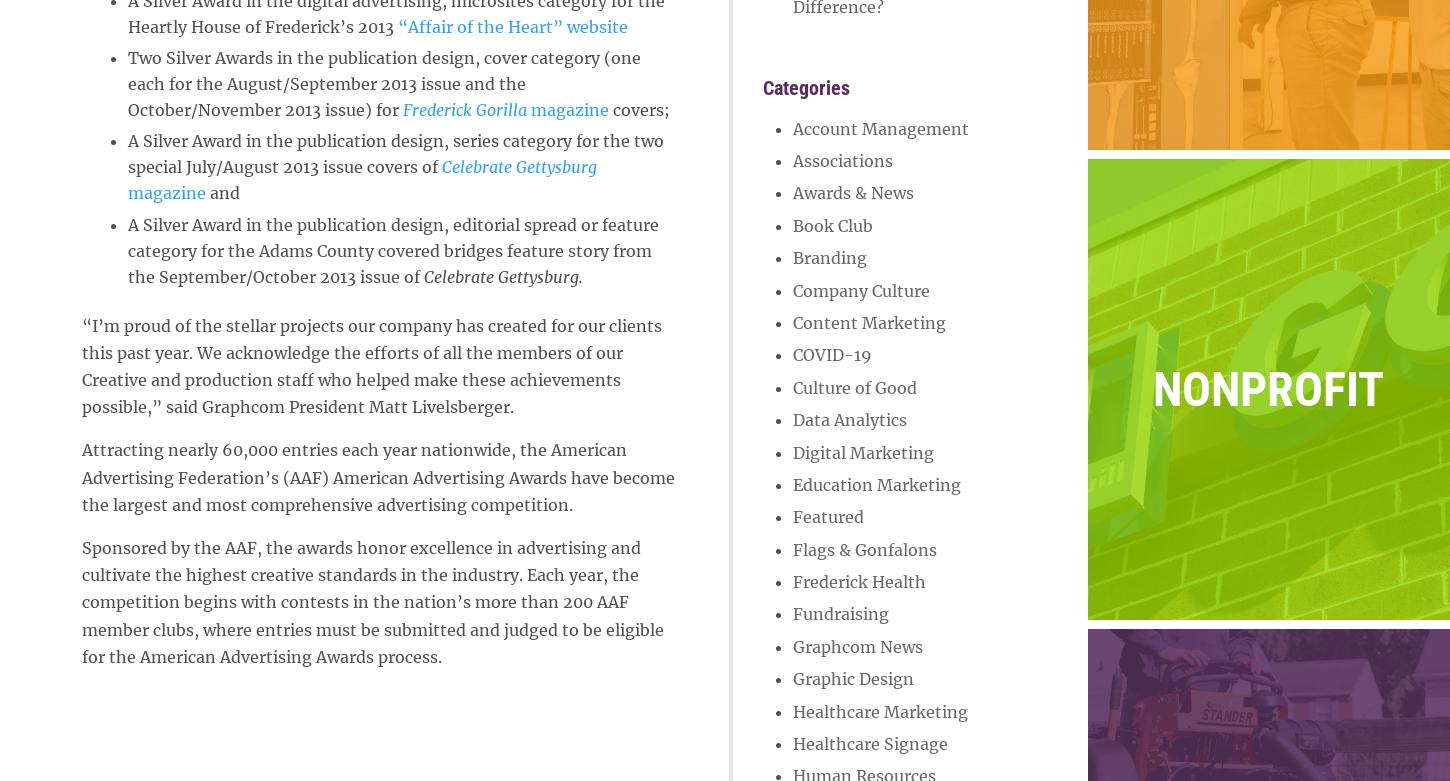 The height and width of the screenshot is (781, 1450). What do you see at coordinates (839, 614) in the screenshot?
I see `'Fundraising'` at bounding box center [839, 614].